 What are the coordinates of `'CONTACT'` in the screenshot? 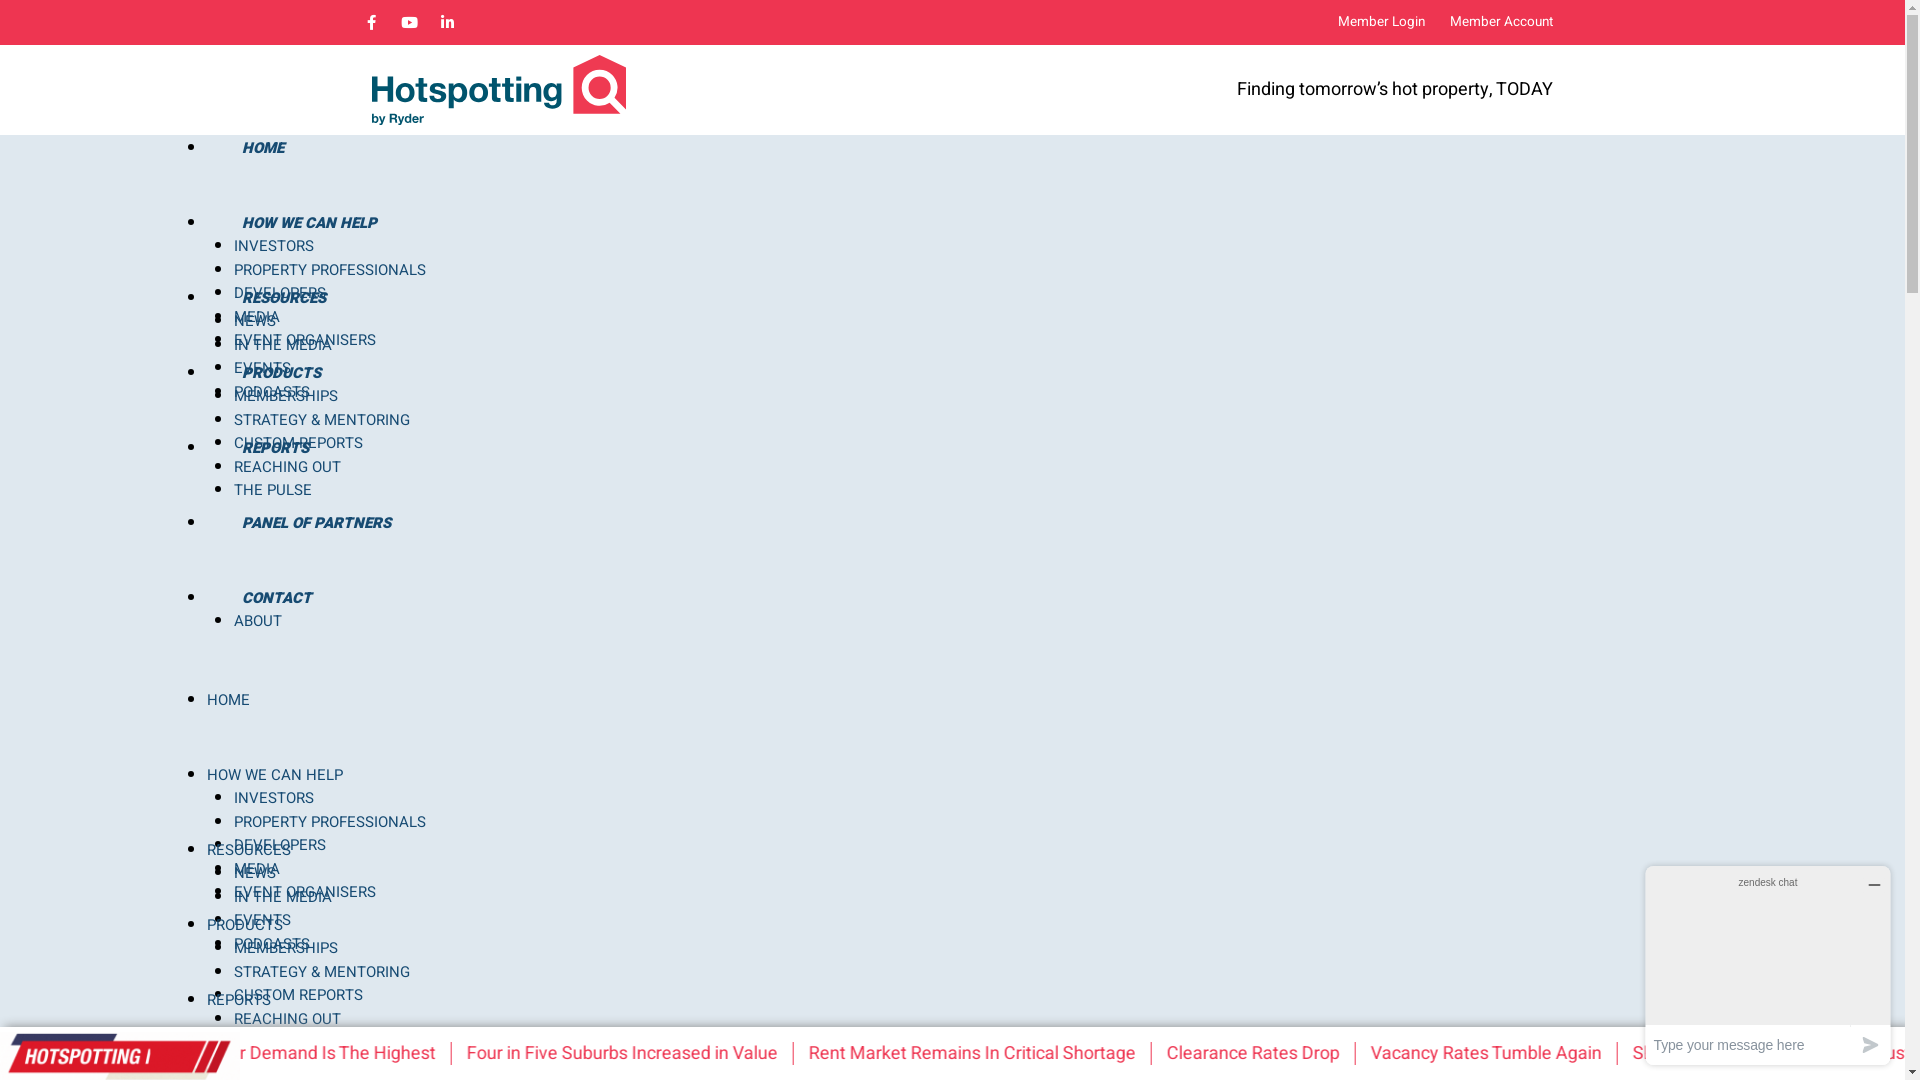 It's located at (274, 596).